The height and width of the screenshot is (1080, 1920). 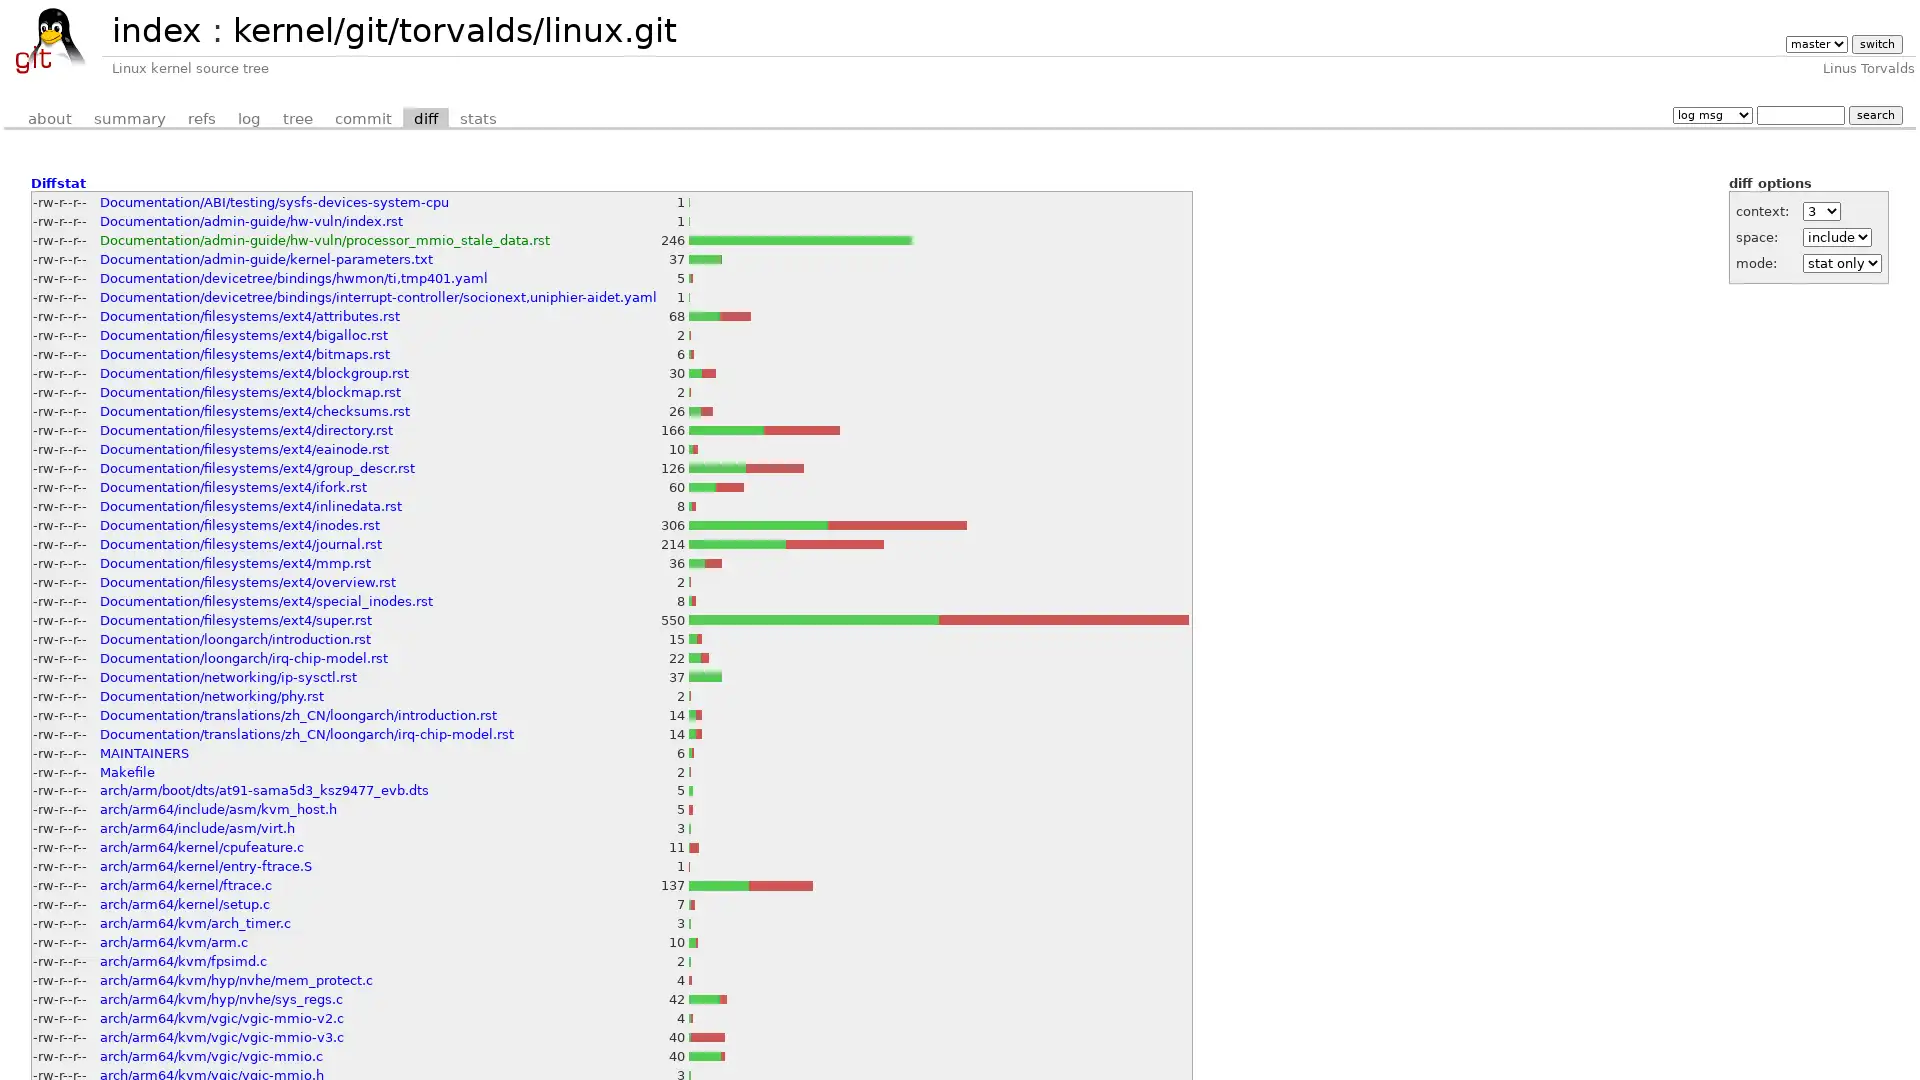 I want to click on search, so click(x=1874, y=114).